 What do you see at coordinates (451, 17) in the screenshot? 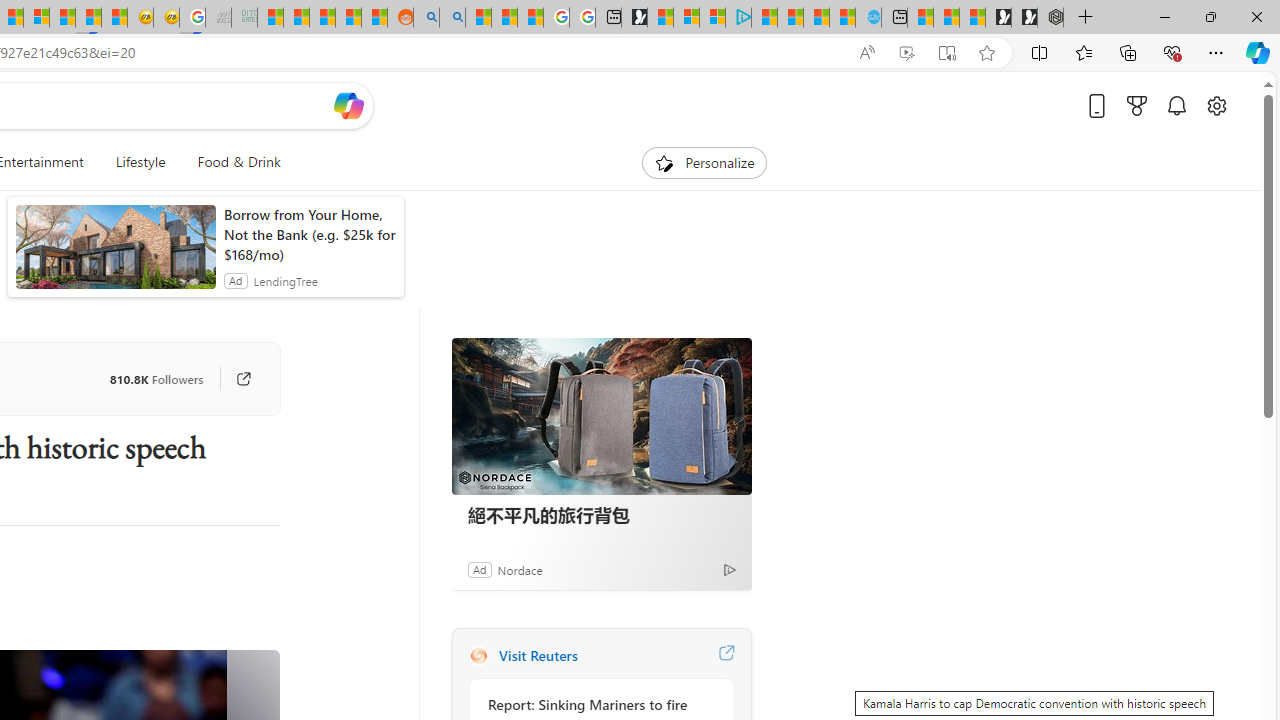
I see `'Utah sues federal government - Search'` at bounding box center [451, 17].